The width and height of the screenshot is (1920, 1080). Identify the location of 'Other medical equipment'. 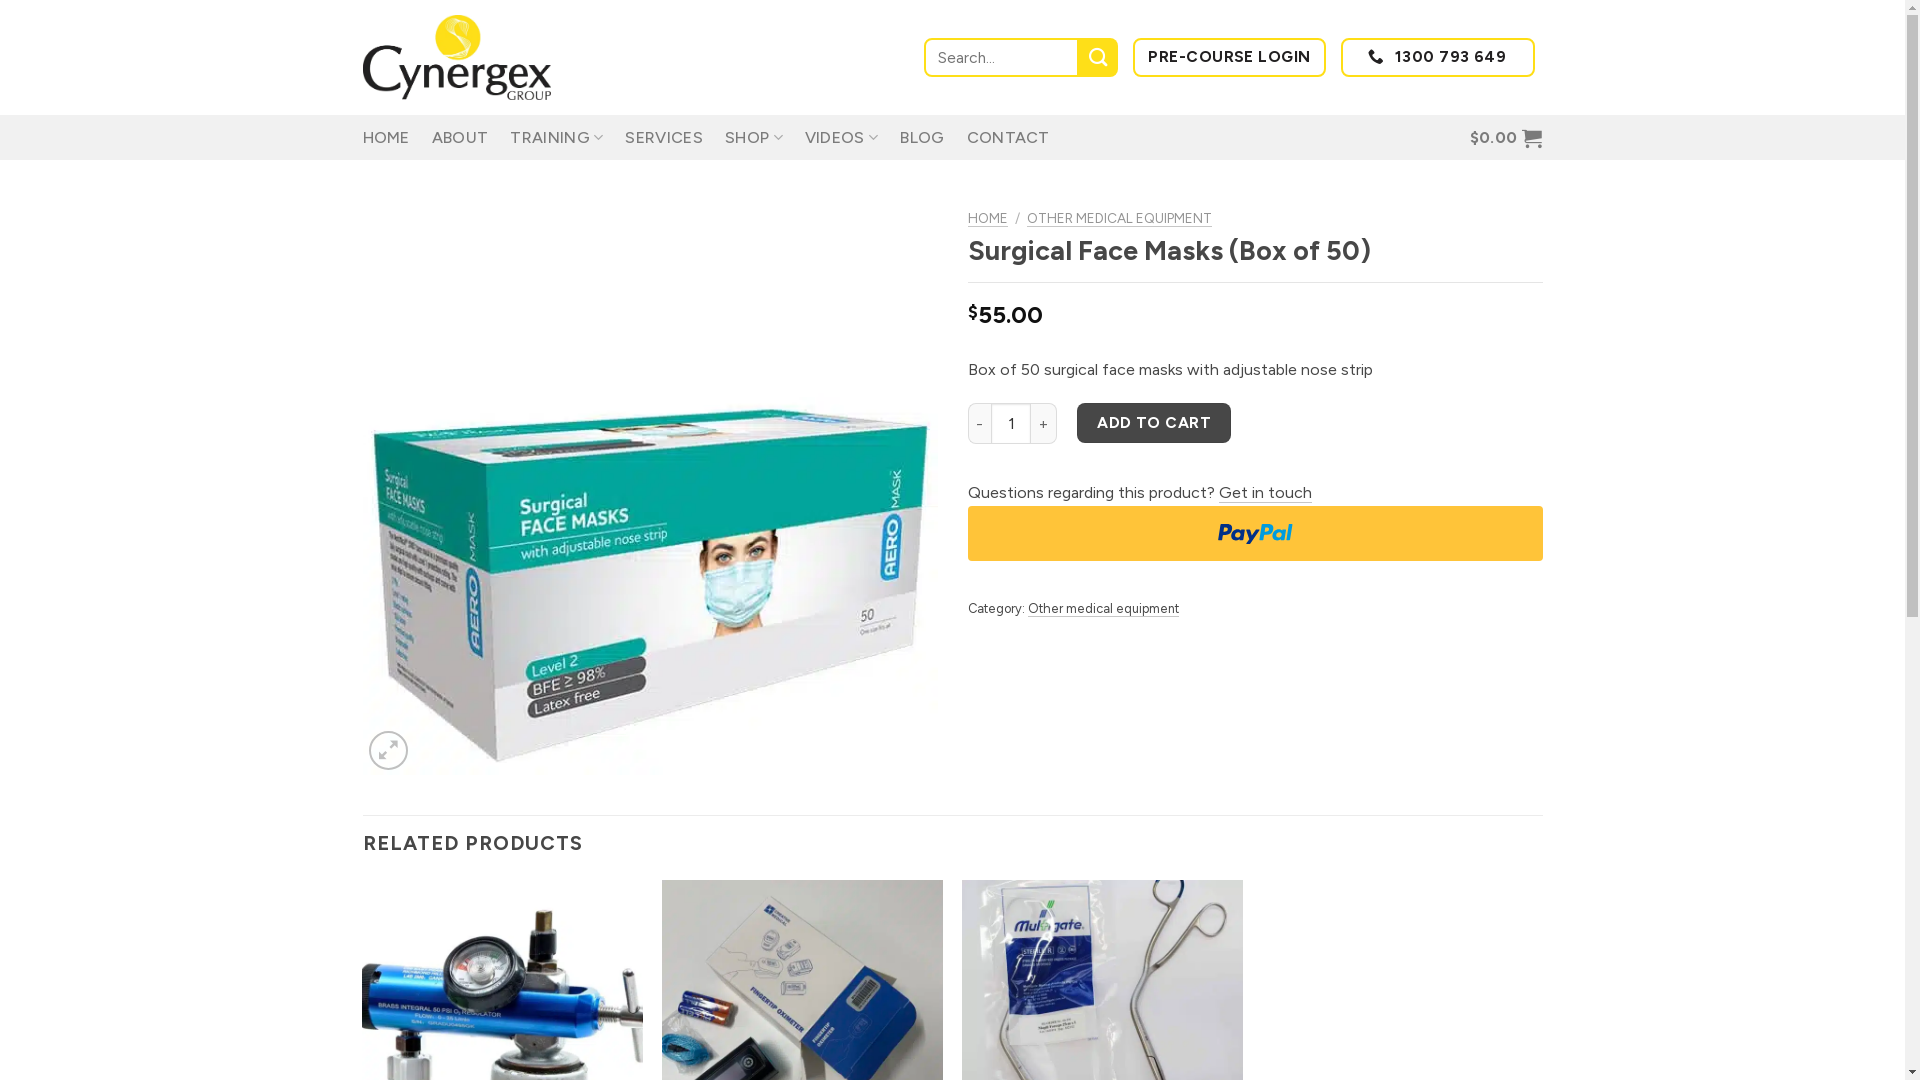
(1027, 608).